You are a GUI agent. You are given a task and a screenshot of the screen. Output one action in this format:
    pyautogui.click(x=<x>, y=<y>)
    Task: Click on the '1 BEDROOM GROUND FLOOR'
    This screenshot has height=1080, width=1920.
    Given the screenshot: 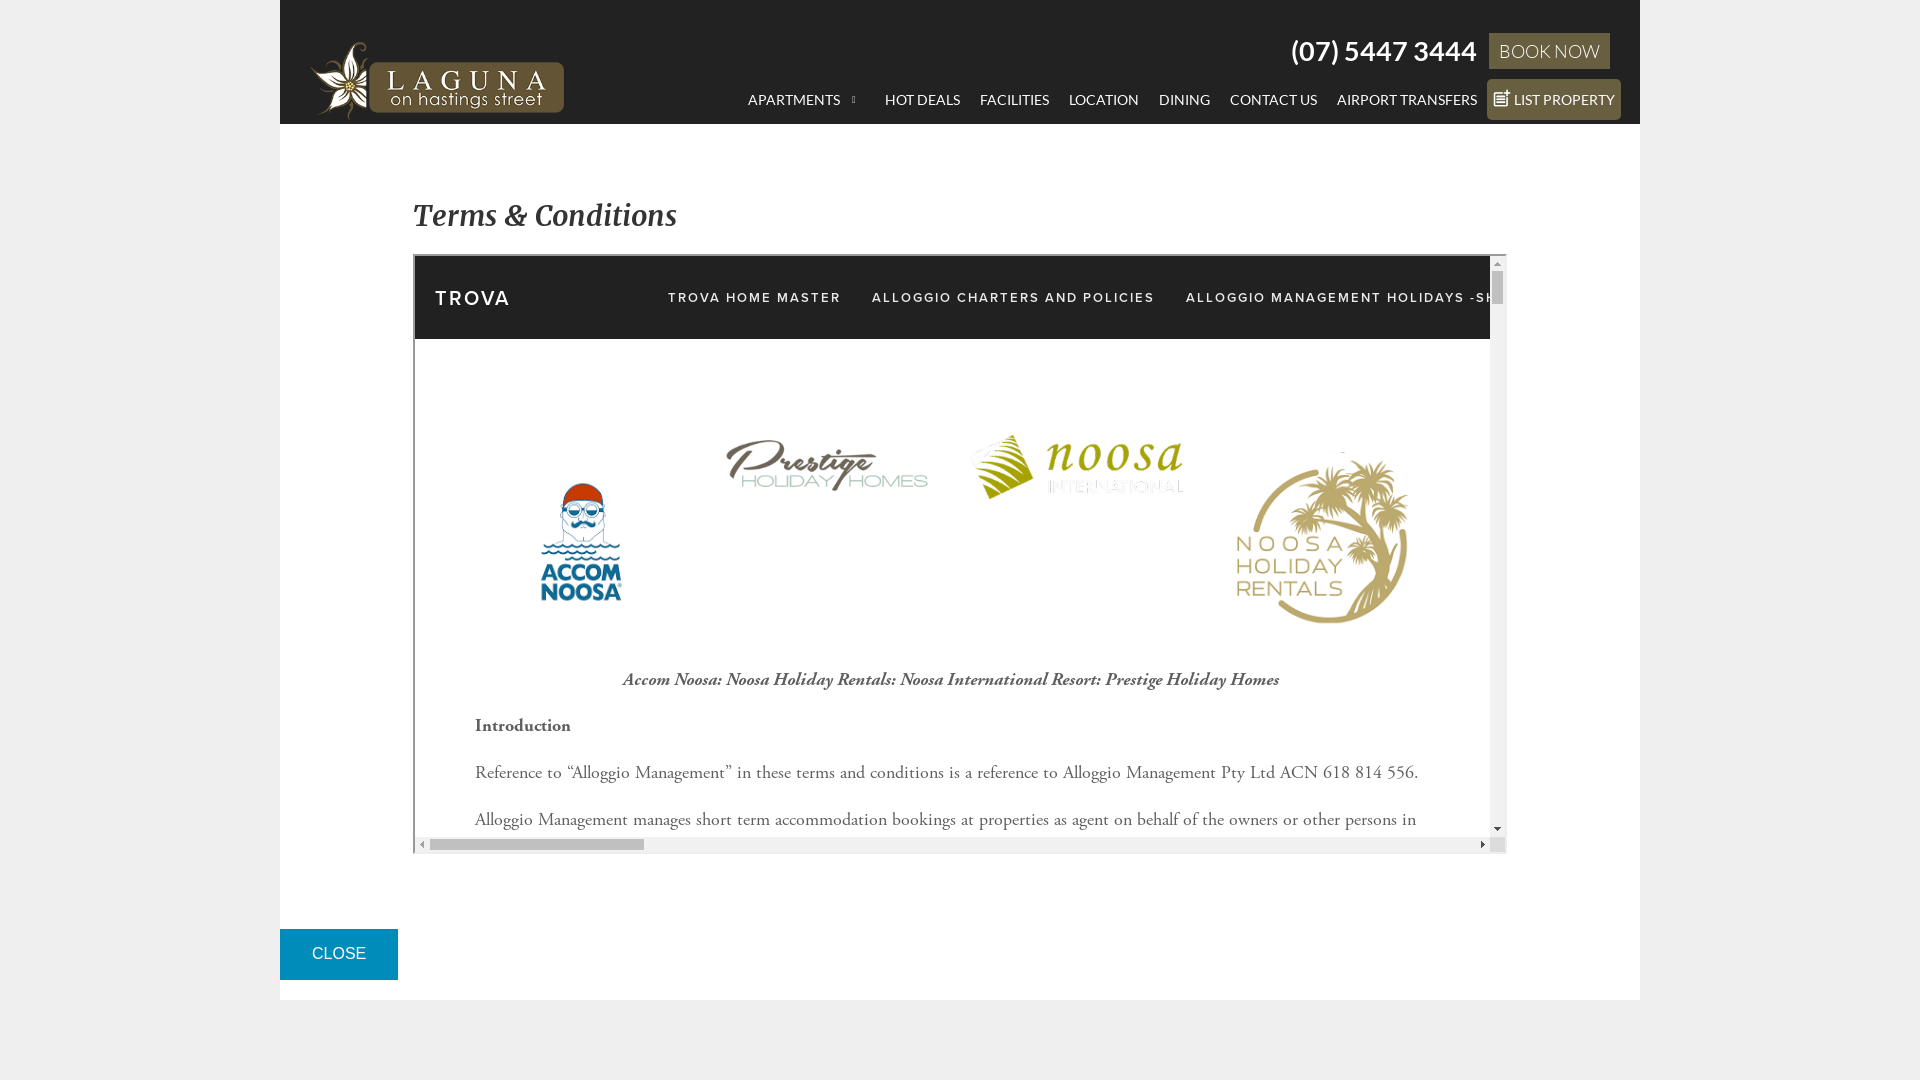 What is the action you would take?
    pyautogui.click(x=854, y=124)
    